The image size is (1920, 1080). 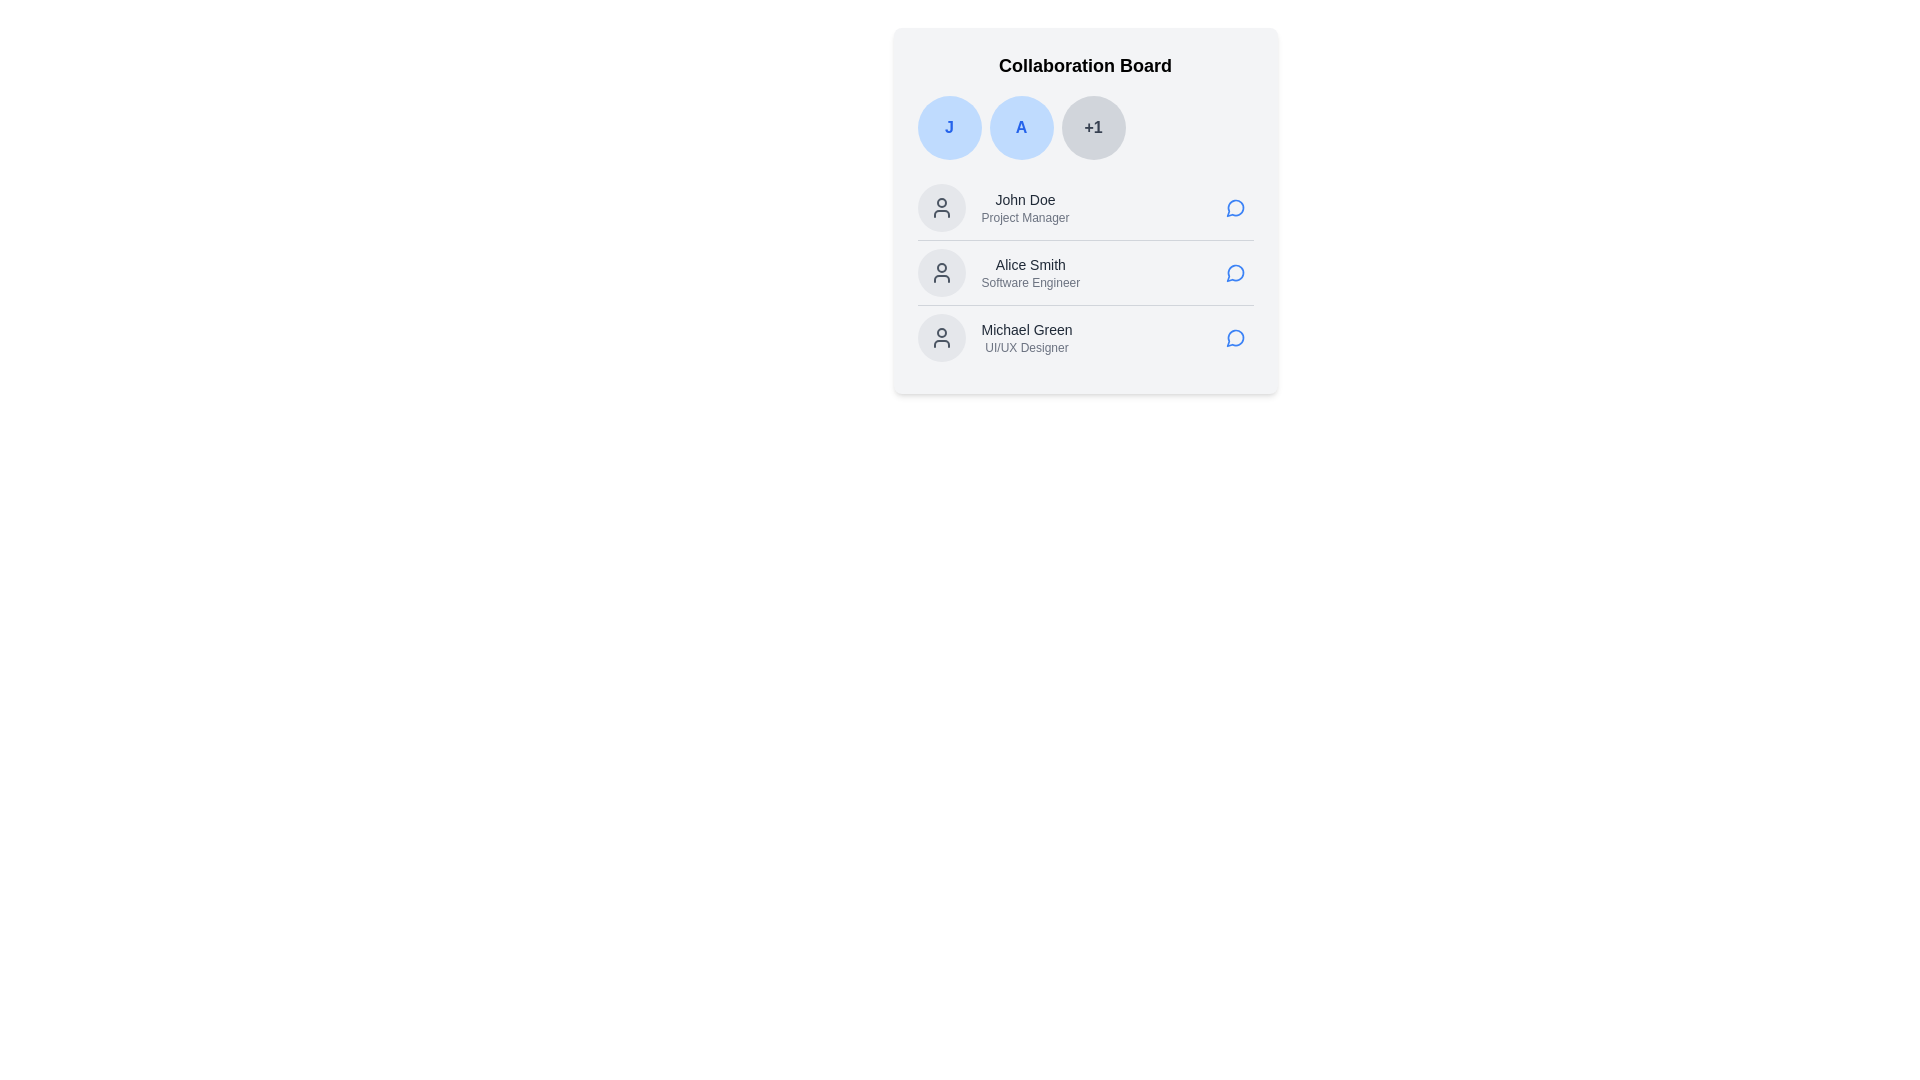 I want to click on the button located in the 'Collaboration Board' interface, associated with 'John Doe', so click(x=1234, y=208).